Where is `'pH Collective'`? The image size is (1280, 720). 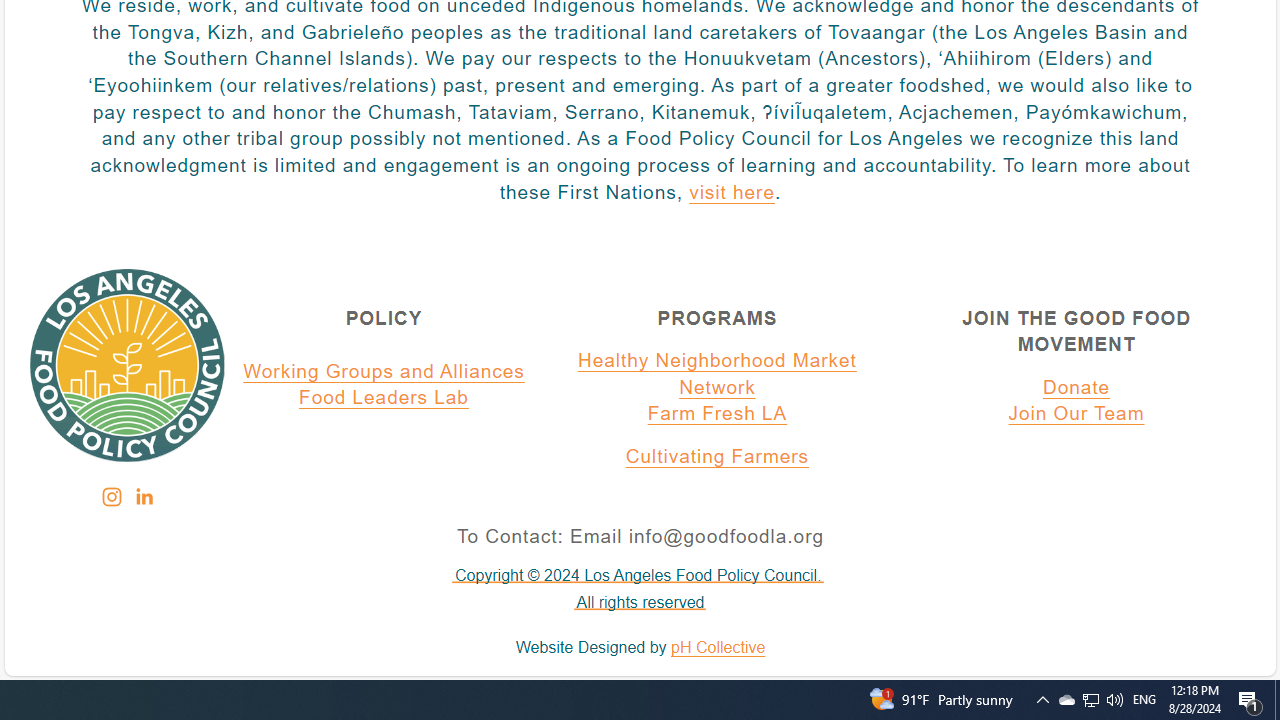 'pH Collective' is located at coordinates (718, 648).